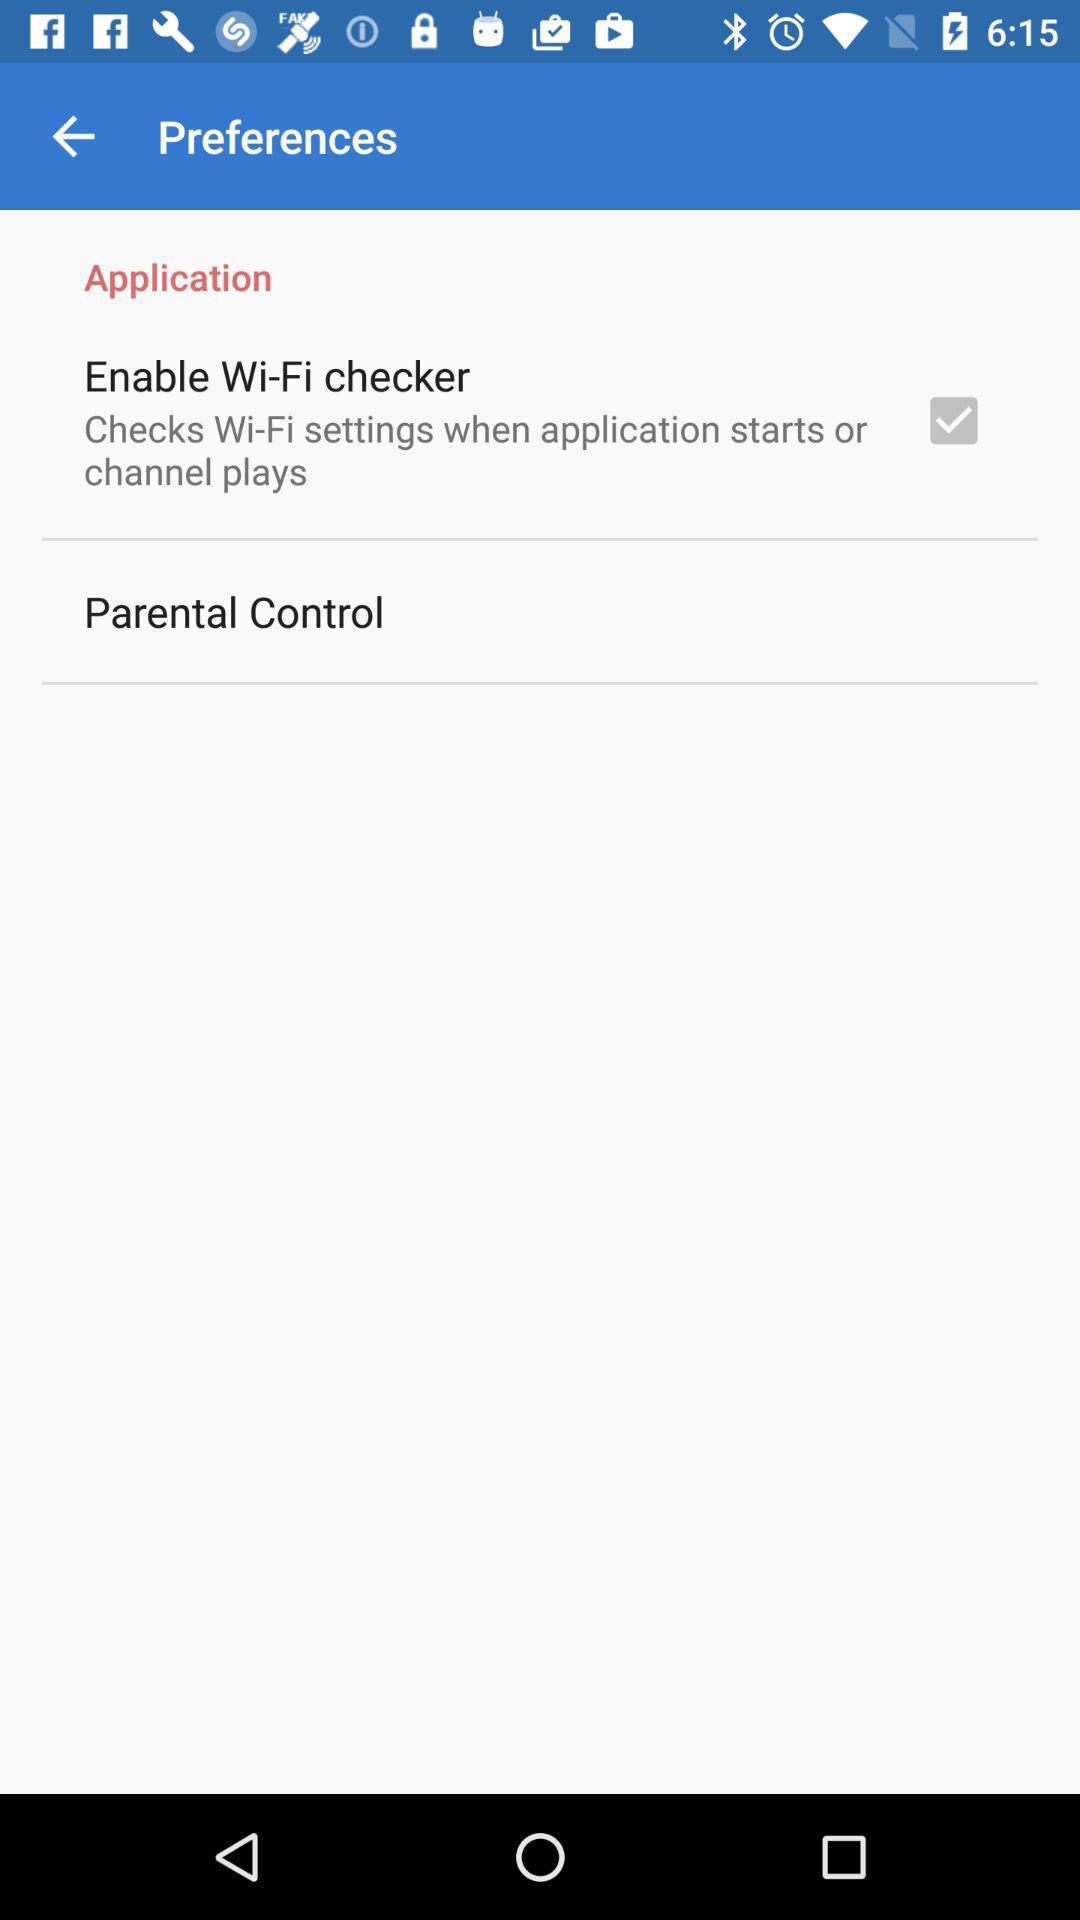 Image resolution: width=1080 pixels, height=1920 pixels. Describe the element at coordinates (952, 419) in the screenshot. I see `item to the right of the checks wi fi` at that location.